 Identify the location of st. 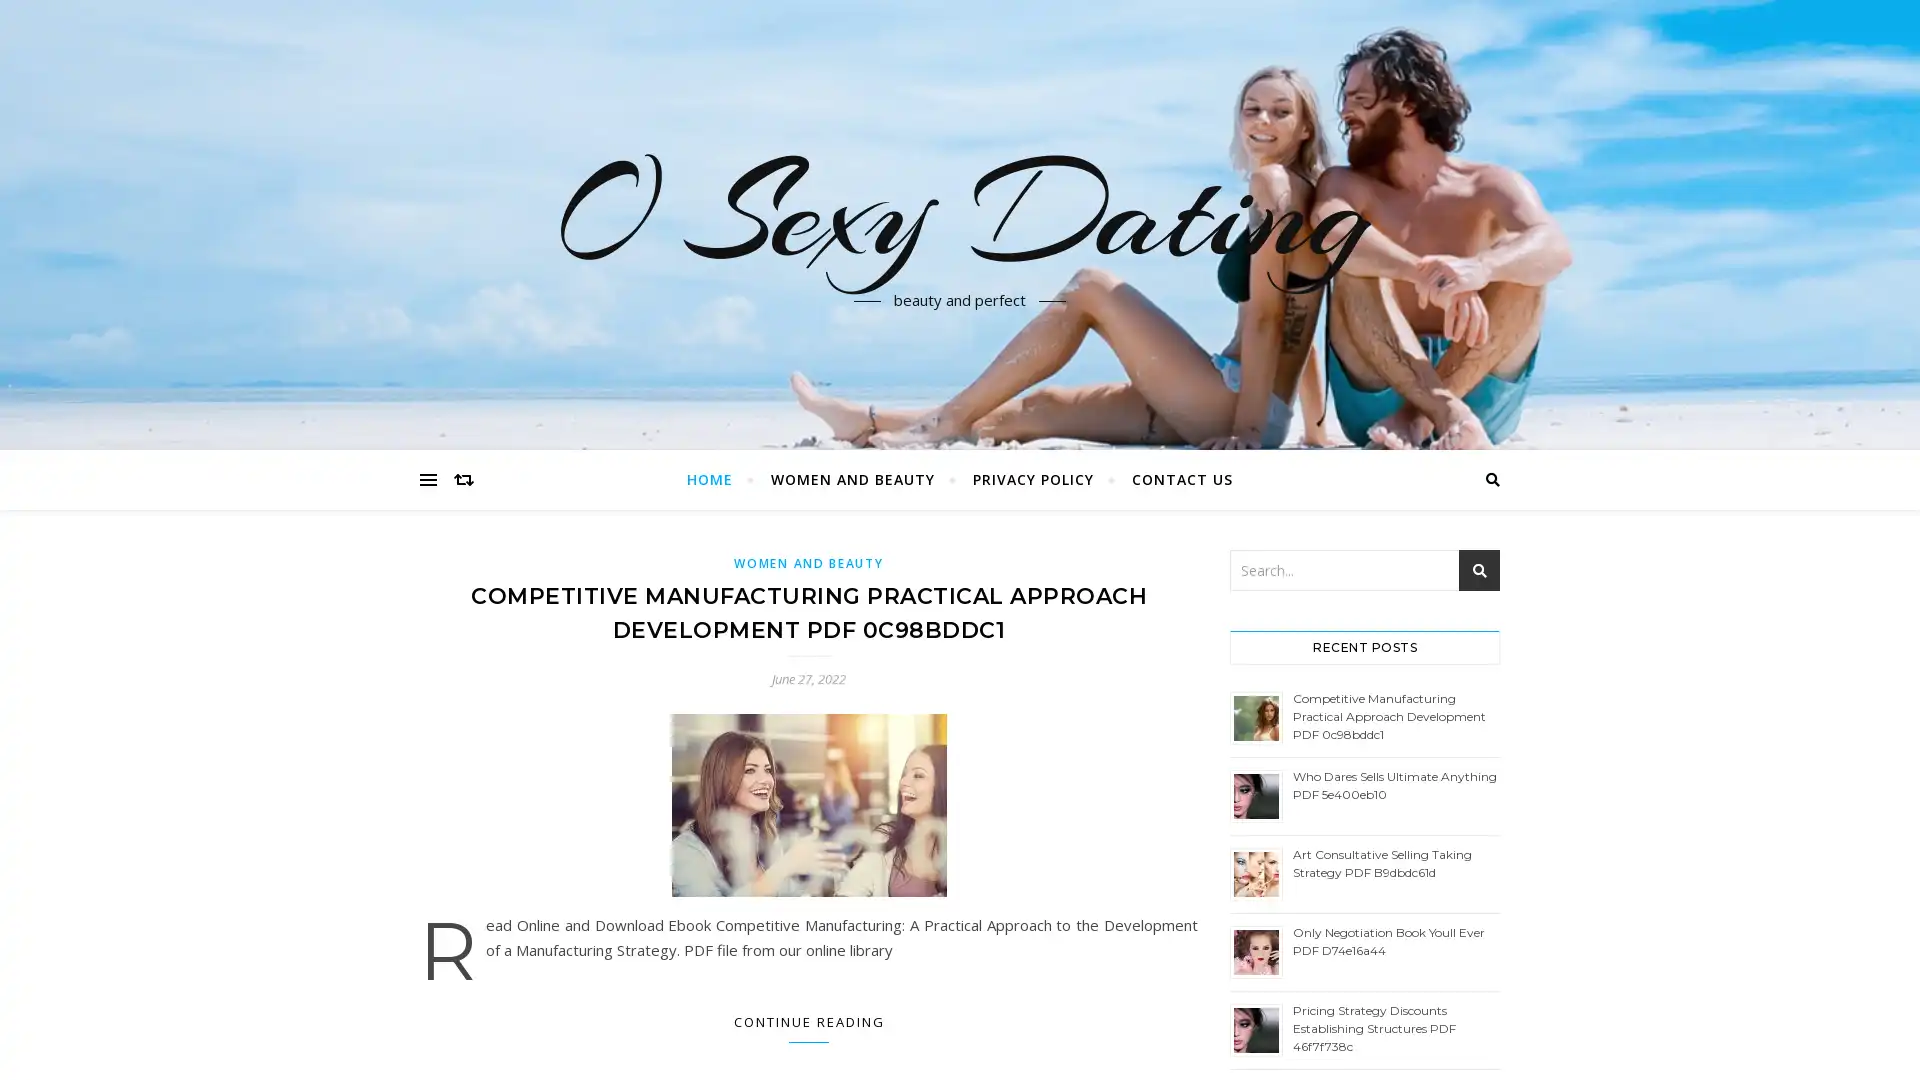
(1479, 570).